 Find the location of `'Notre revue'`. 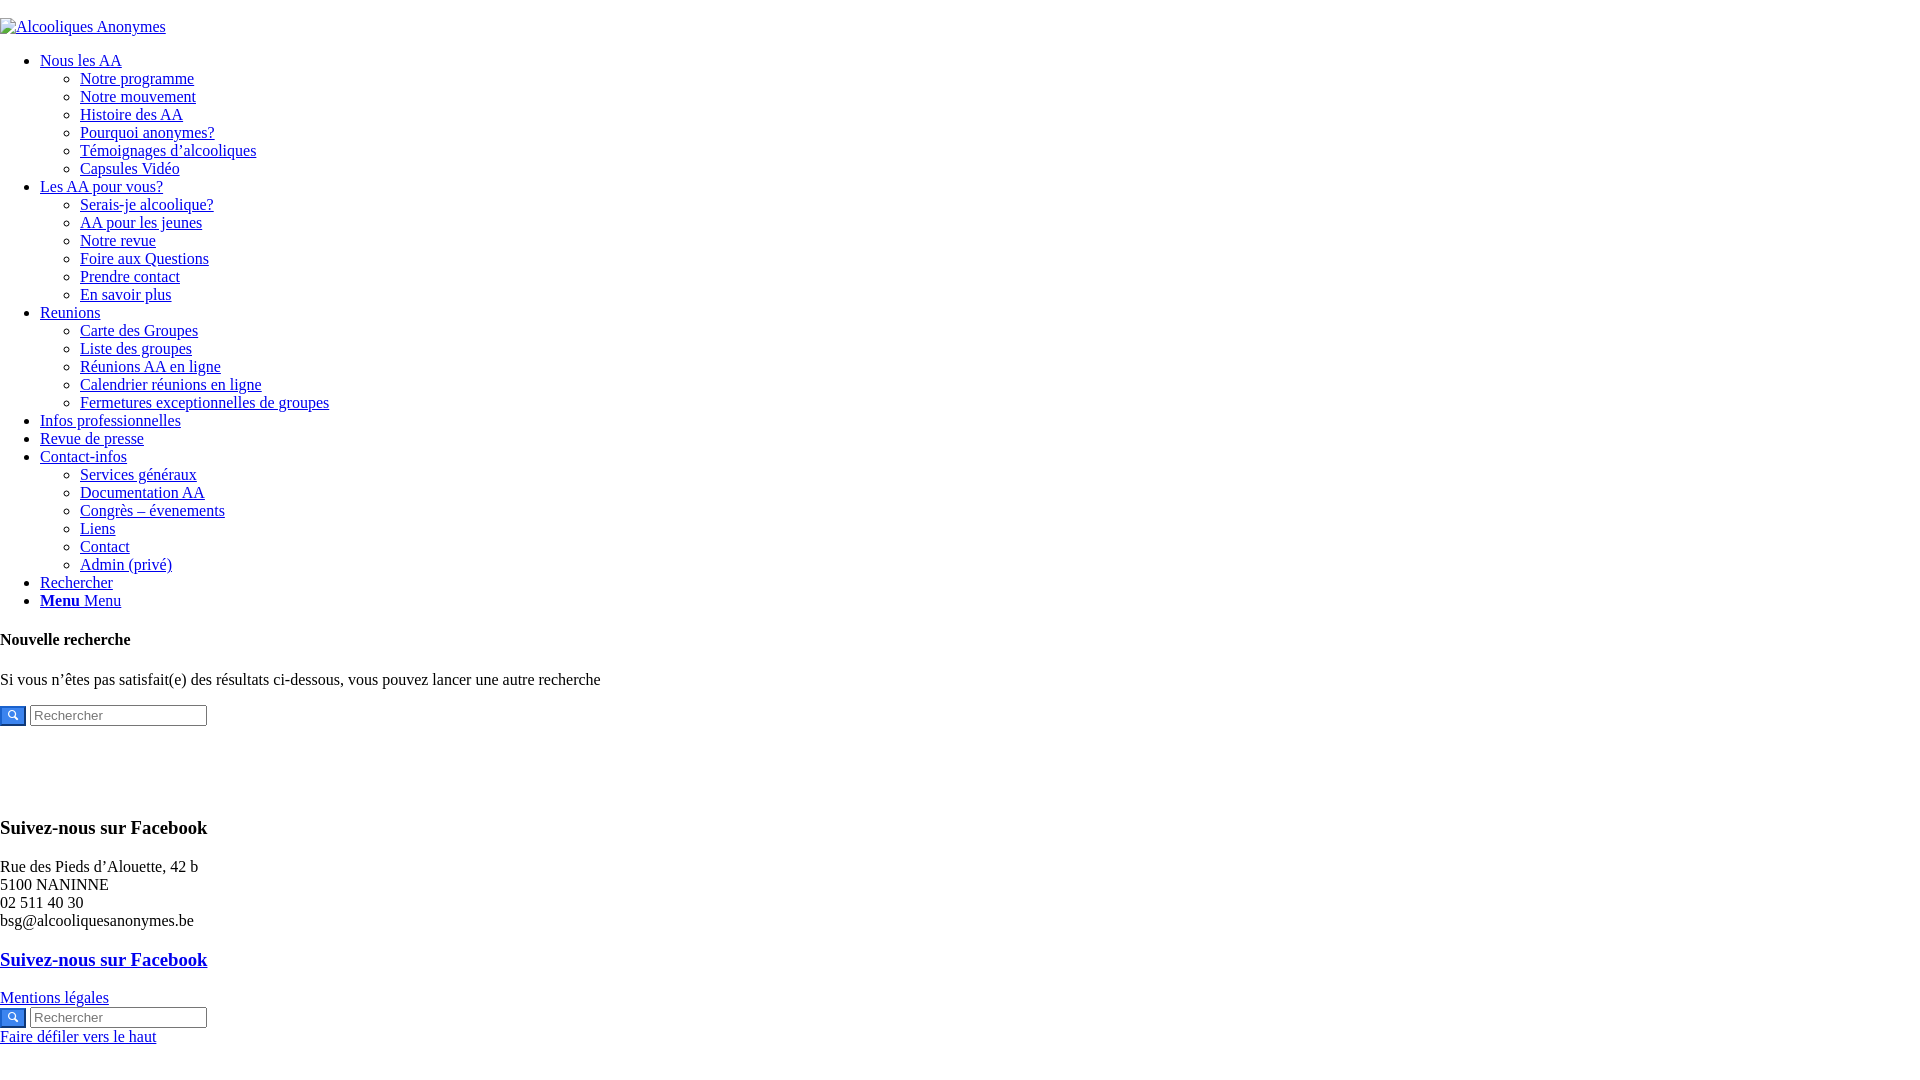

'Notre revue' is located at coordinates (117, 239).